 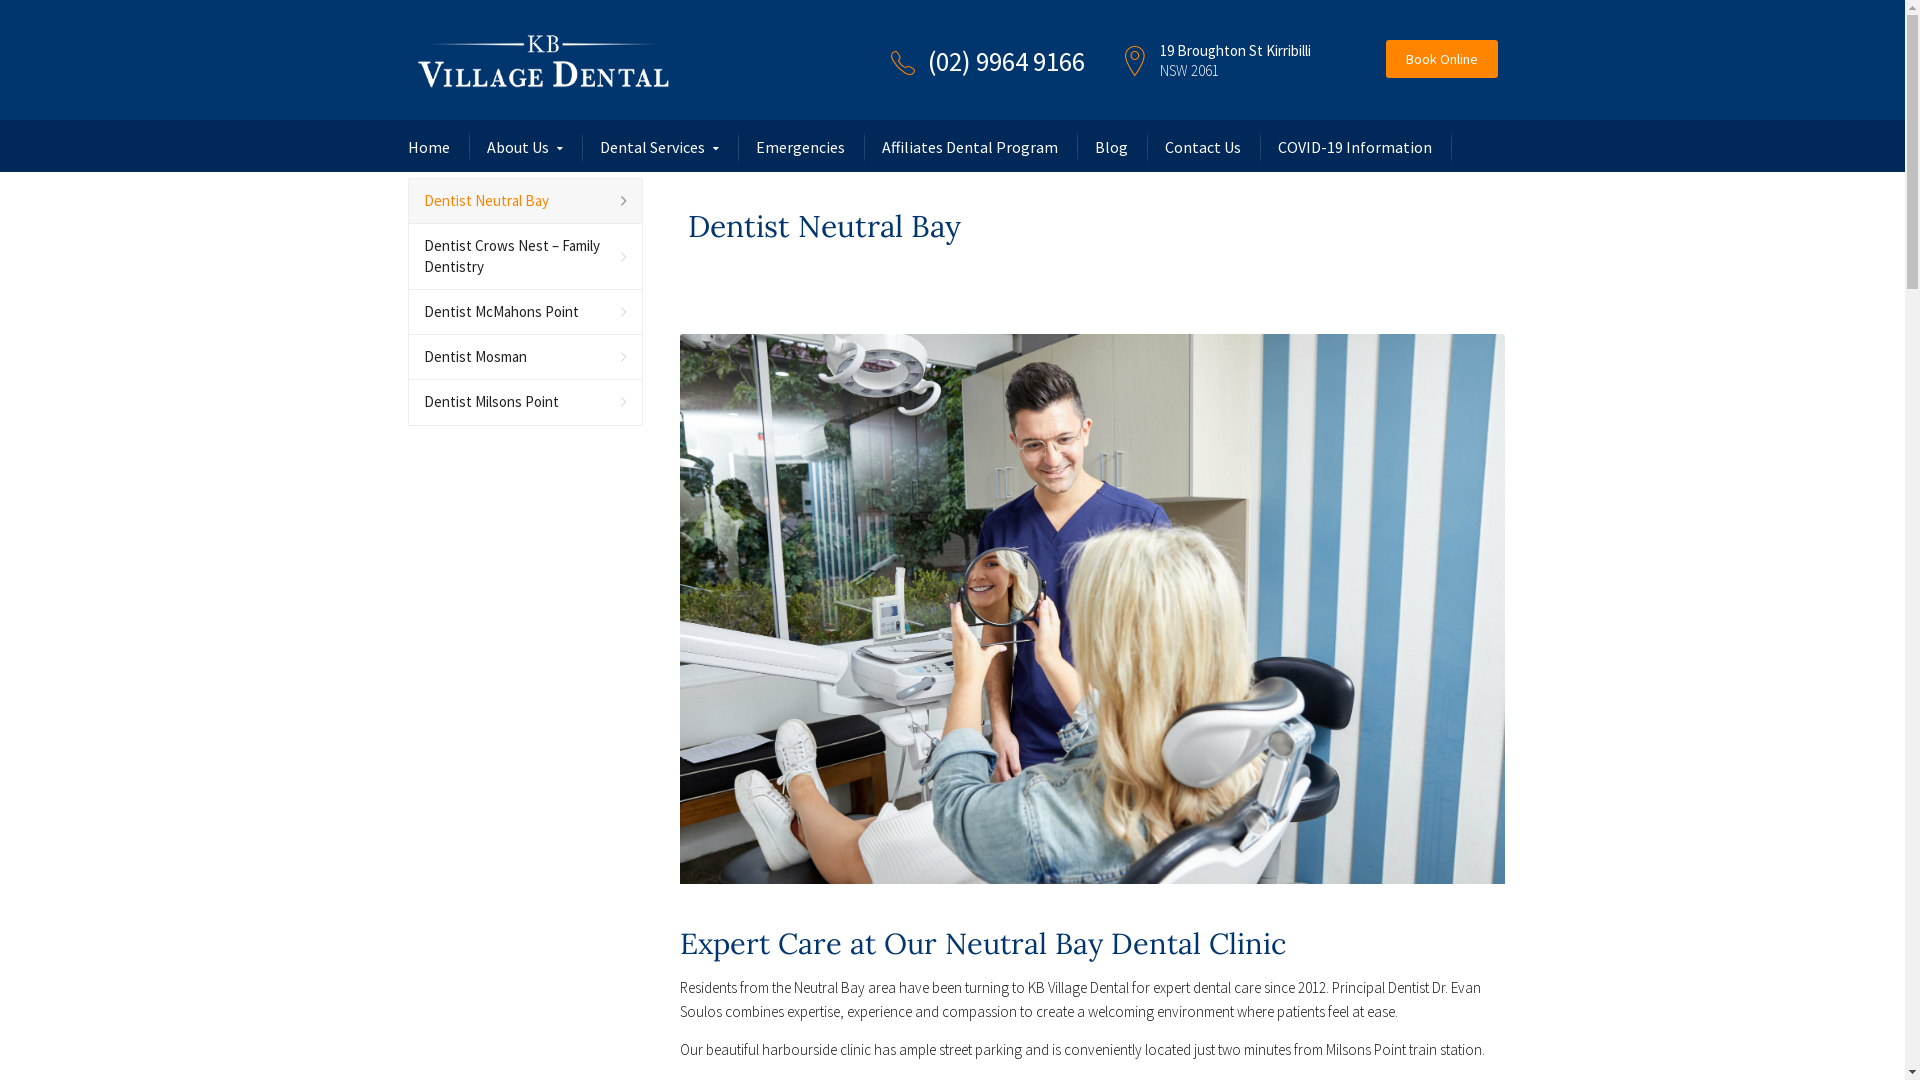 I want to click on 'COVID-19 Information', so click(x=1354, y=145).